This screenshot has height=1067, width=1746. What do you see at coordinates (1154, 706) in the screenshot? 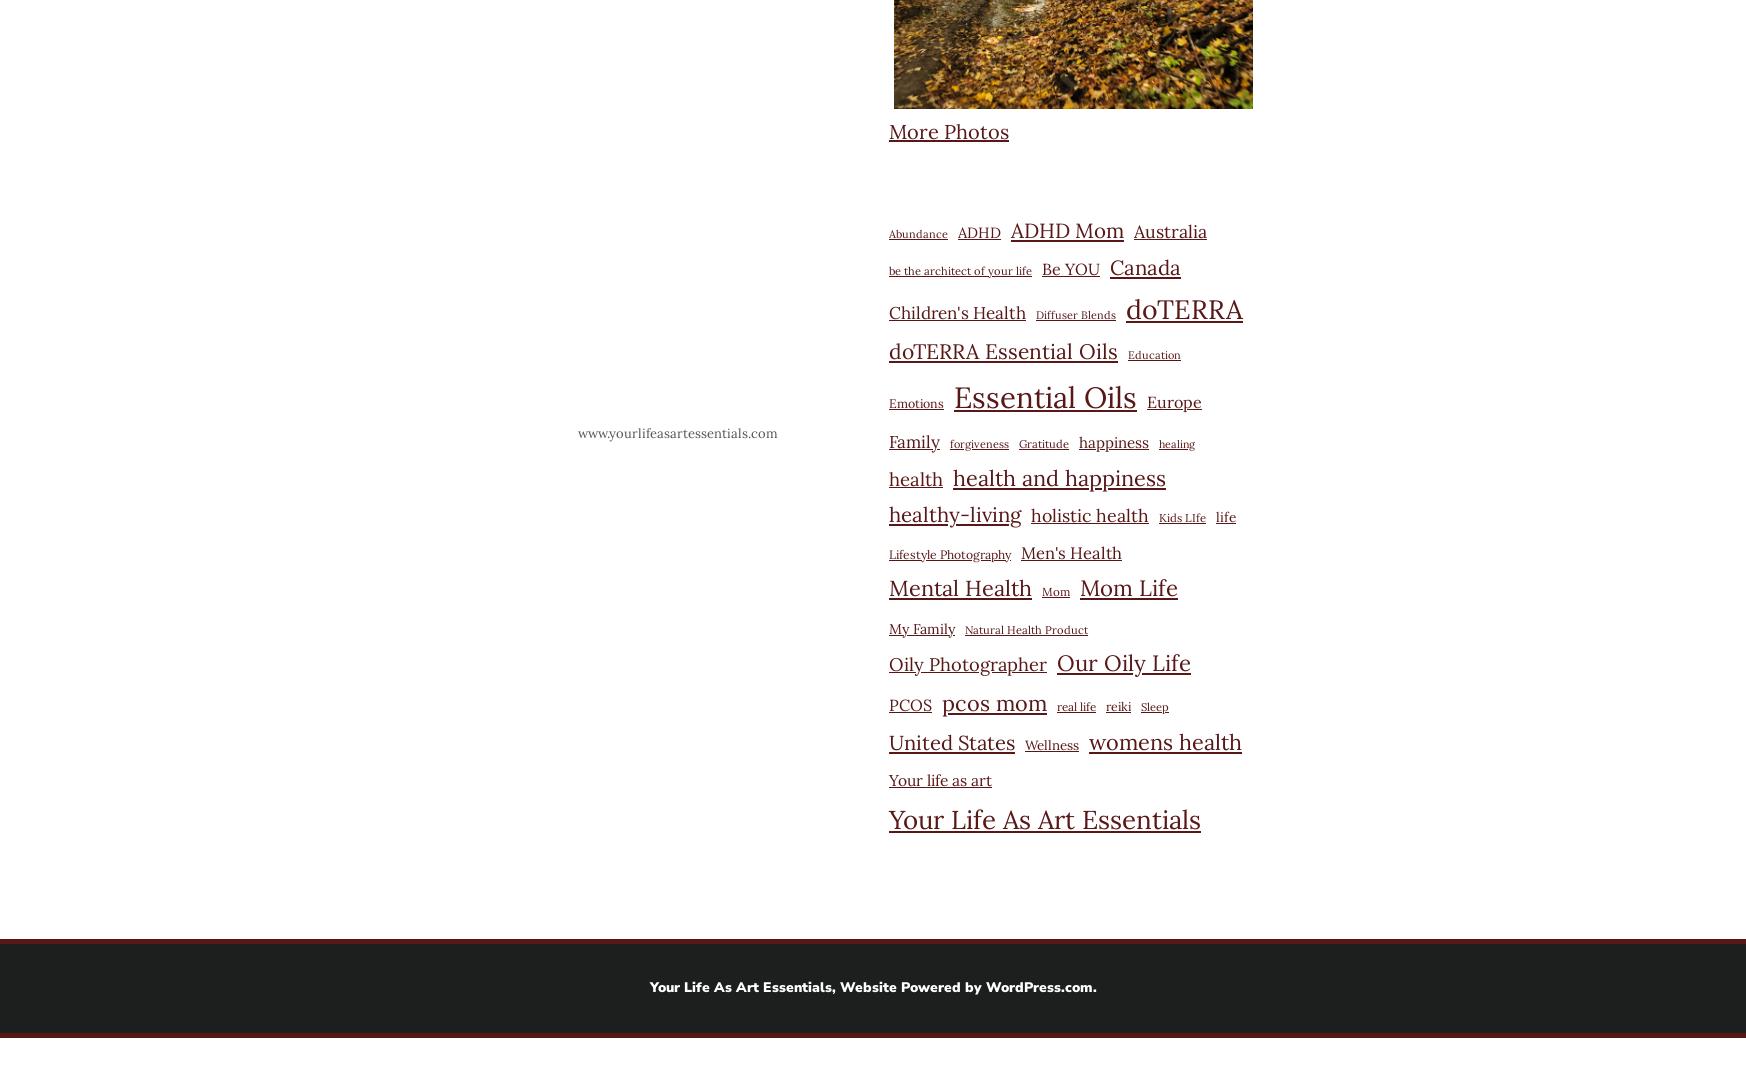
I see `'Sleep'` at bounding box center [1154, 706].